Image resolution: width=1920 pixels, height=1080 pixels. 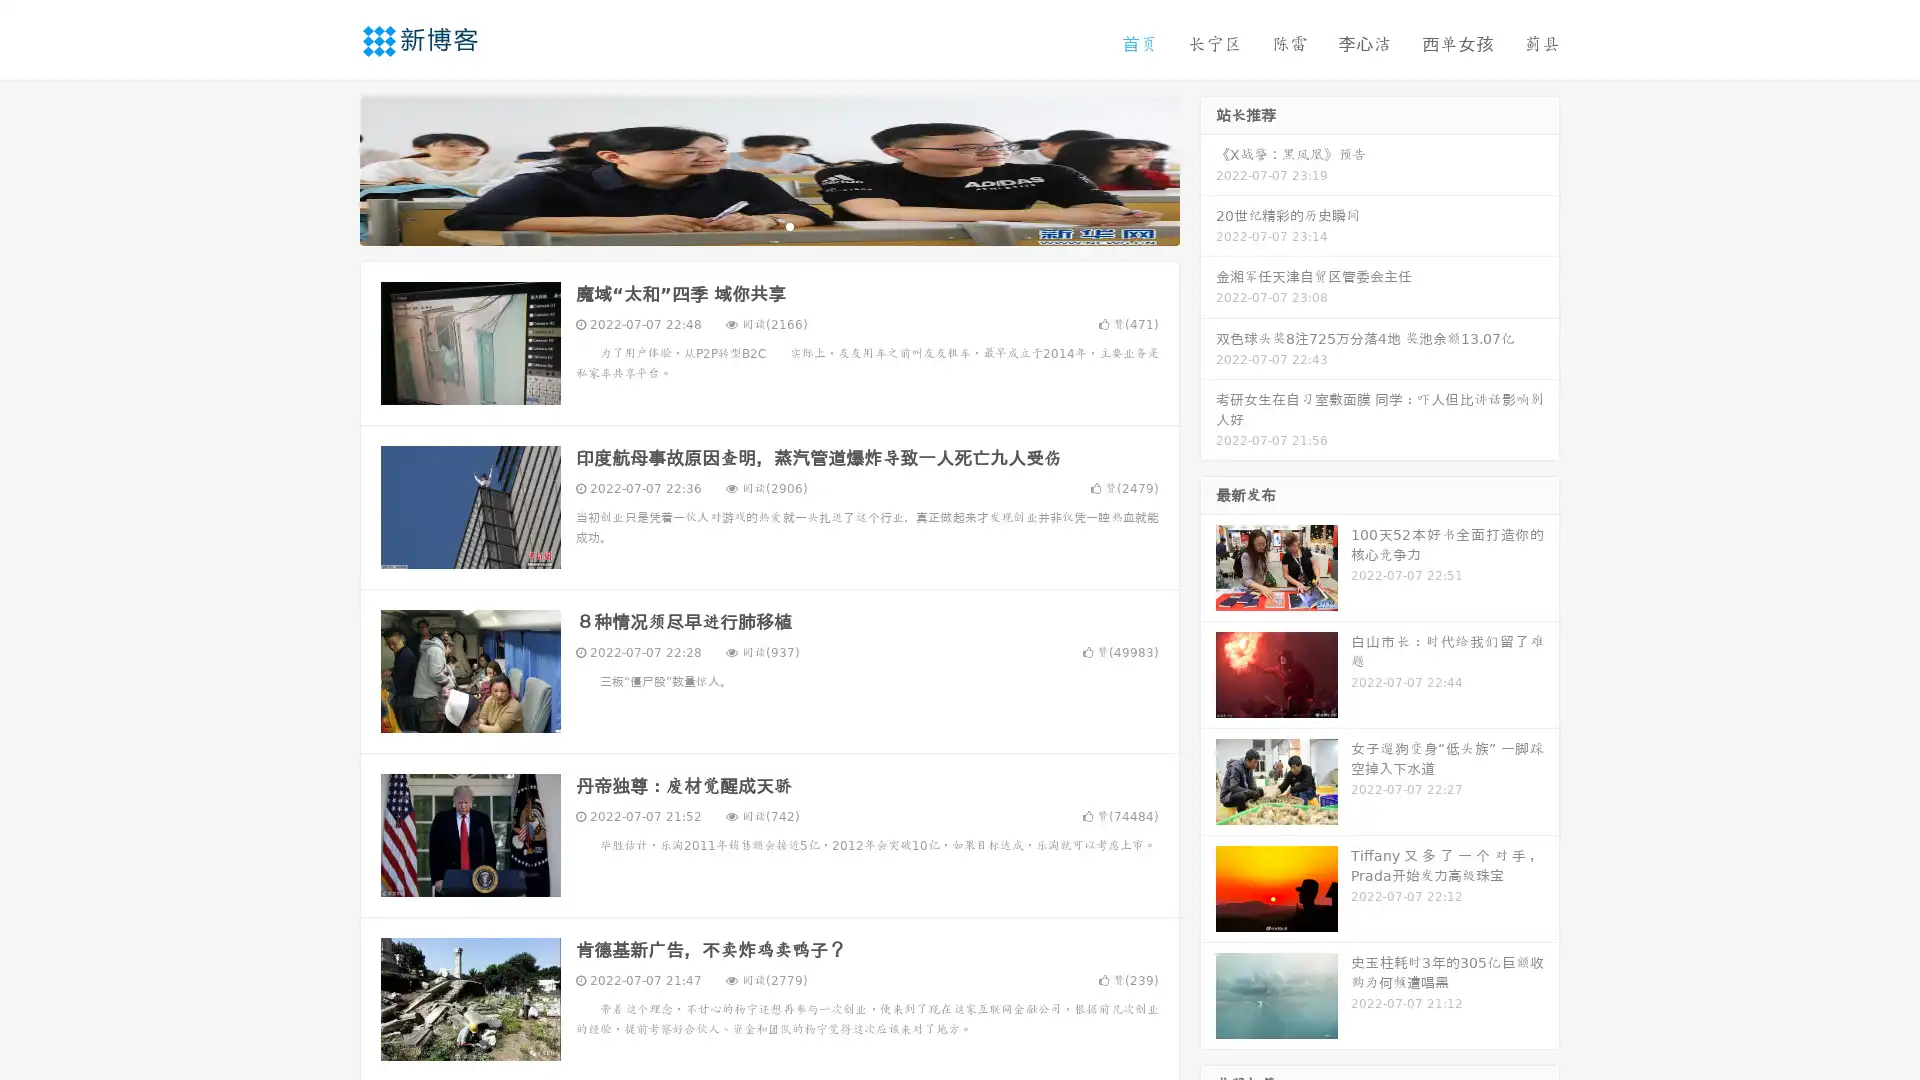 I want to click on Go to slide 3, so click(x=789, y=225).